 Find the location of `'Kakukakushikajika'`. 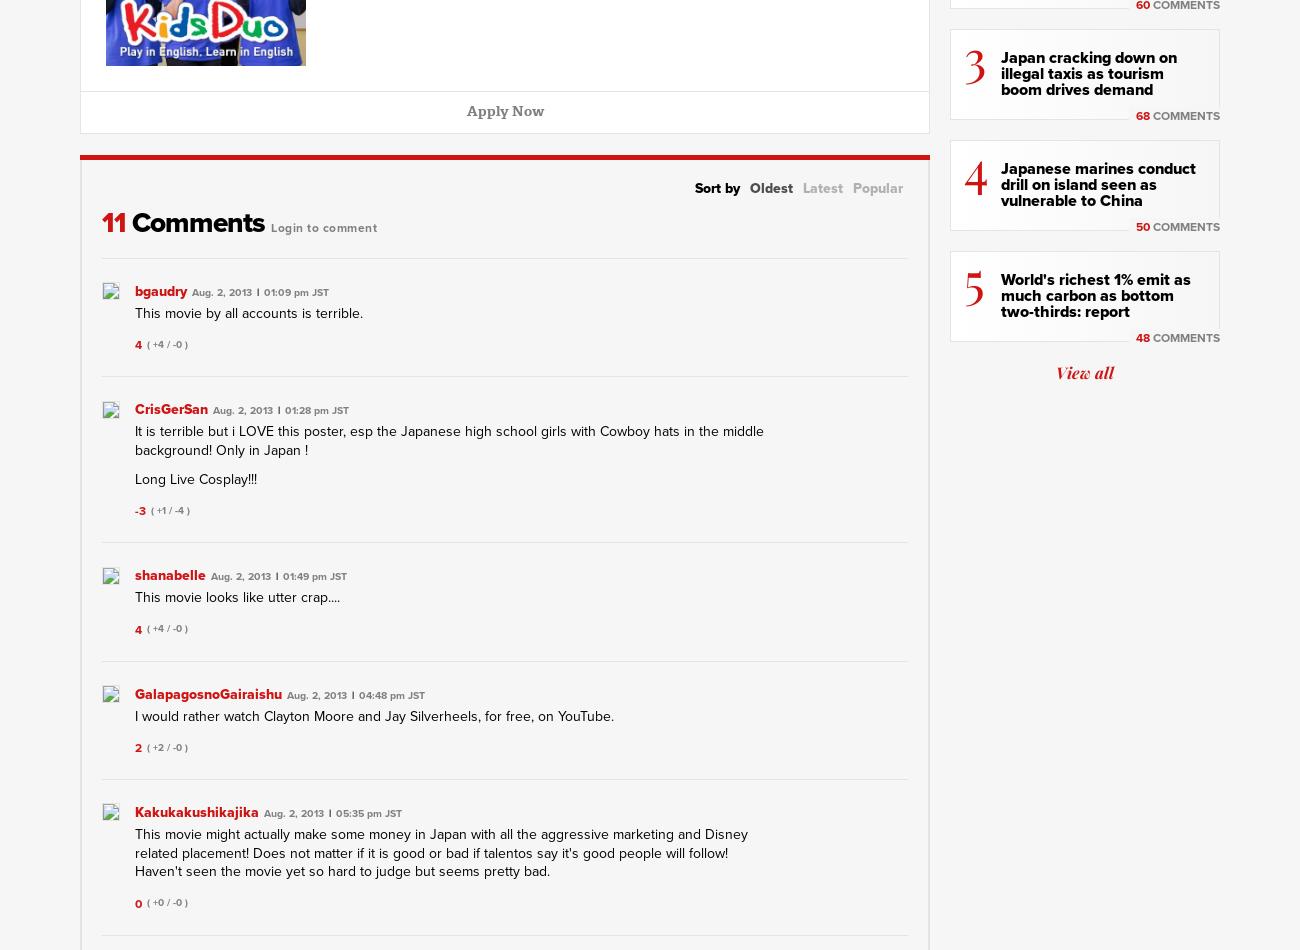

'Kakukakushikajika' is located at coordinates (196, 811).